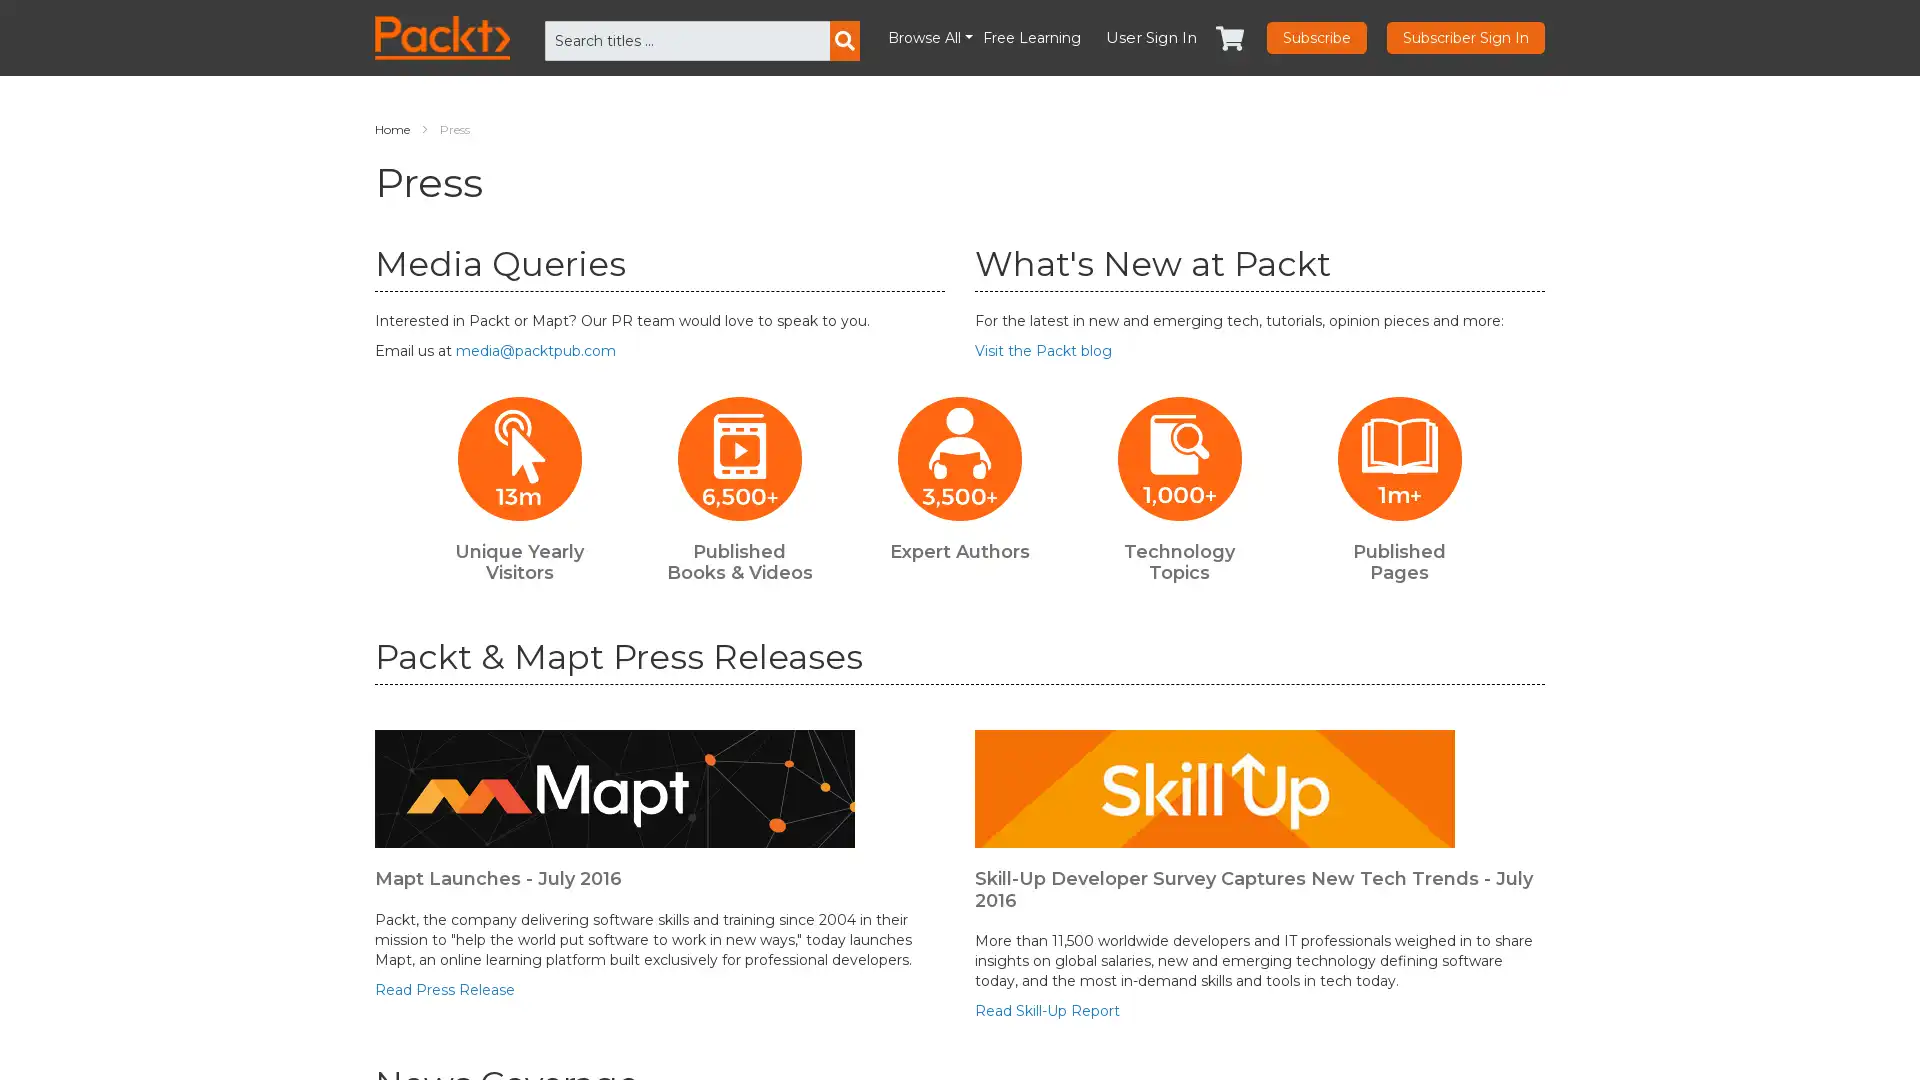  What do you see at coordinates (1316, 38) in the screenshot?
I see `Subscribe` at bounding box center [1316, 38].